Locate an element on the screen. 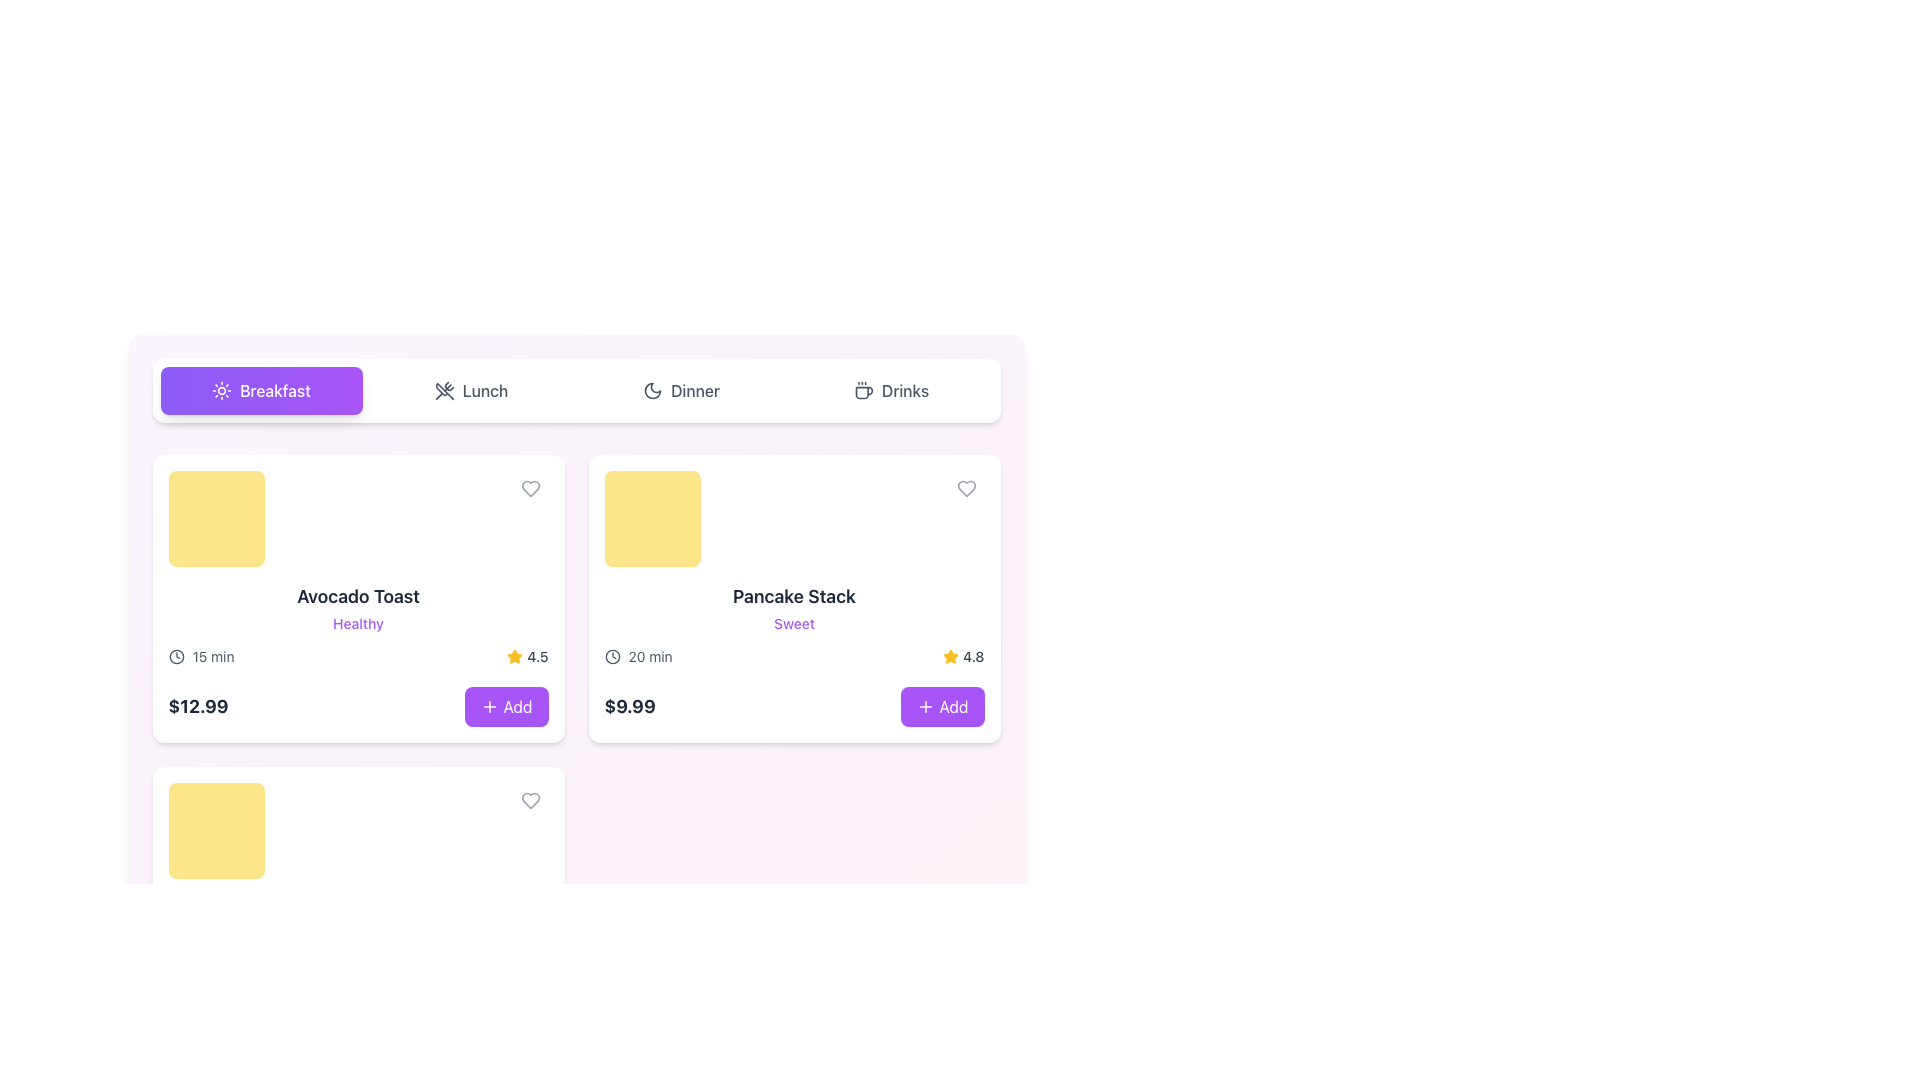 This screenshot has width=1920, height=1080. the moon-shaped icon located under the 'Dinner' label in the navigation bar by moving the cursor to its center point is located at coordinates (652, 390).